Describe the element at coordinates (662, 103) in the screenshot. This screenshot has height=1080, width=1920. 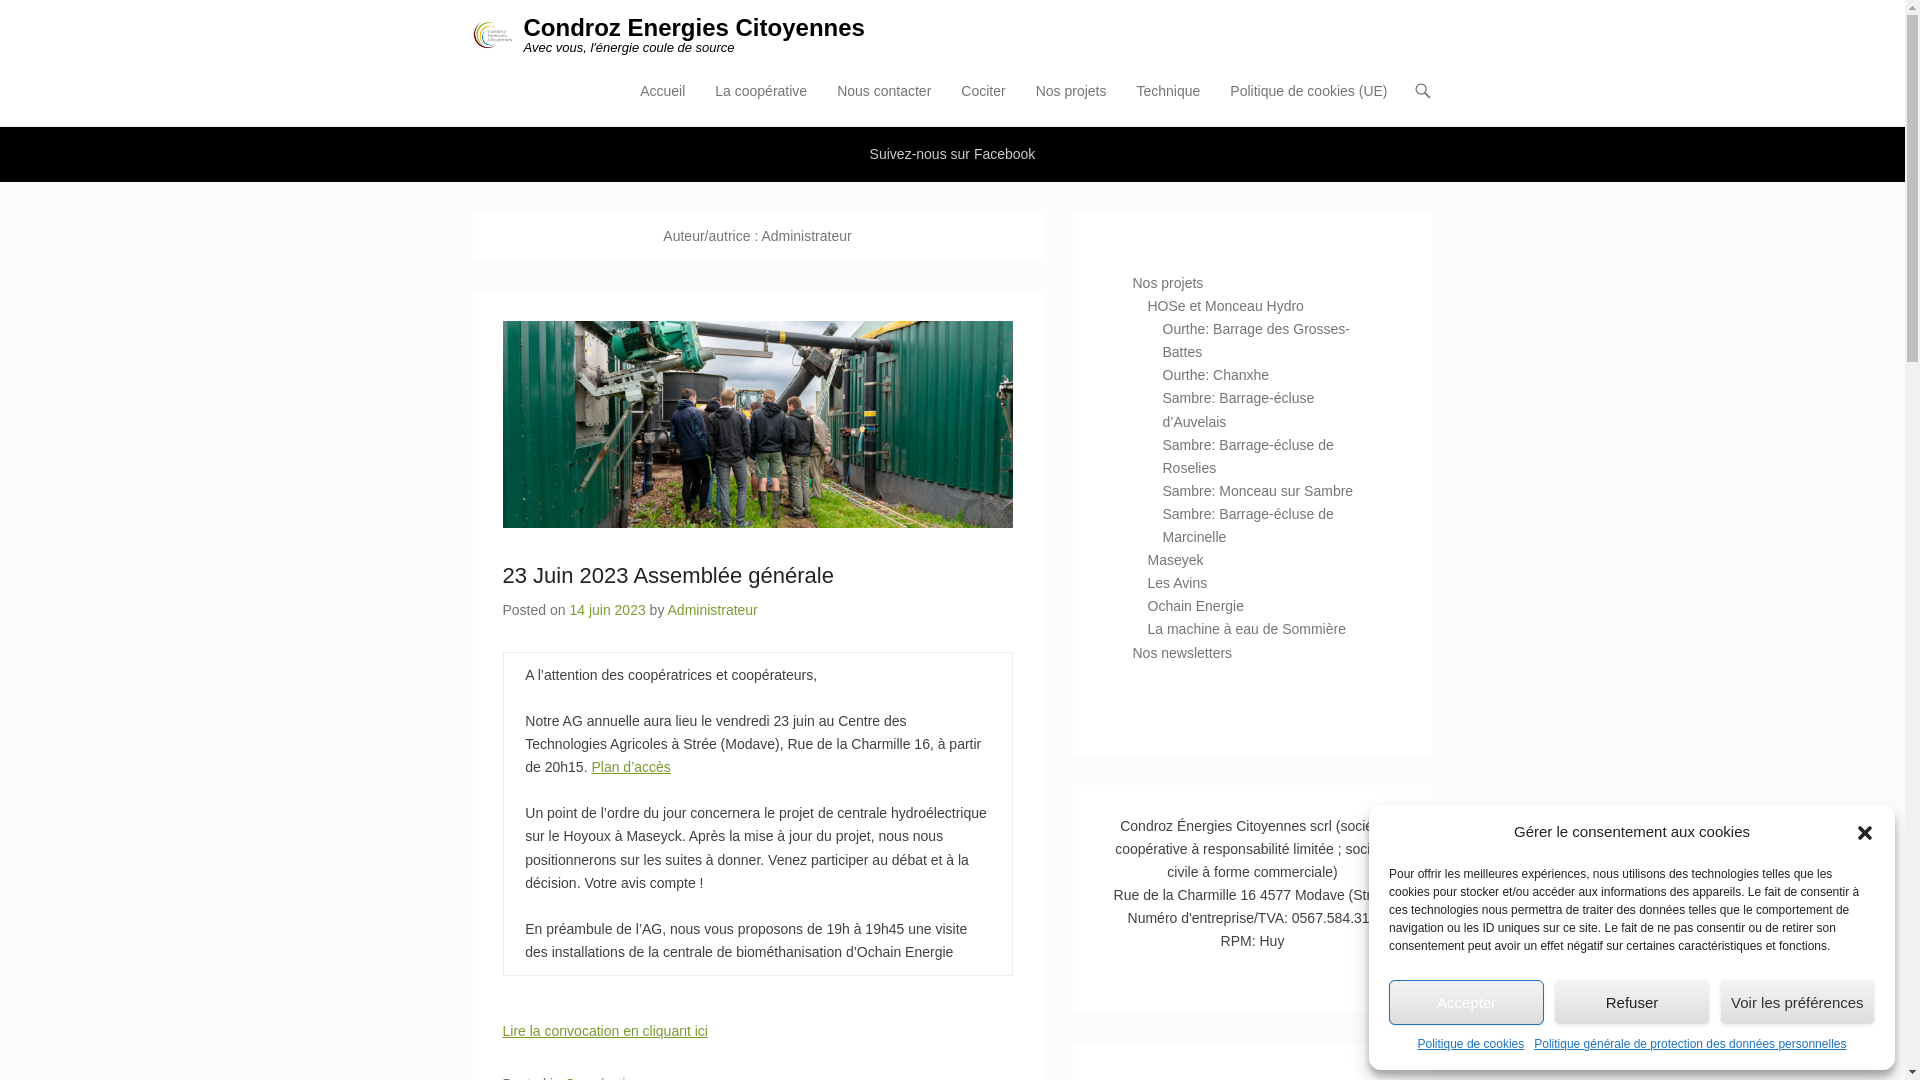
I see `'Accueil'` at that location.